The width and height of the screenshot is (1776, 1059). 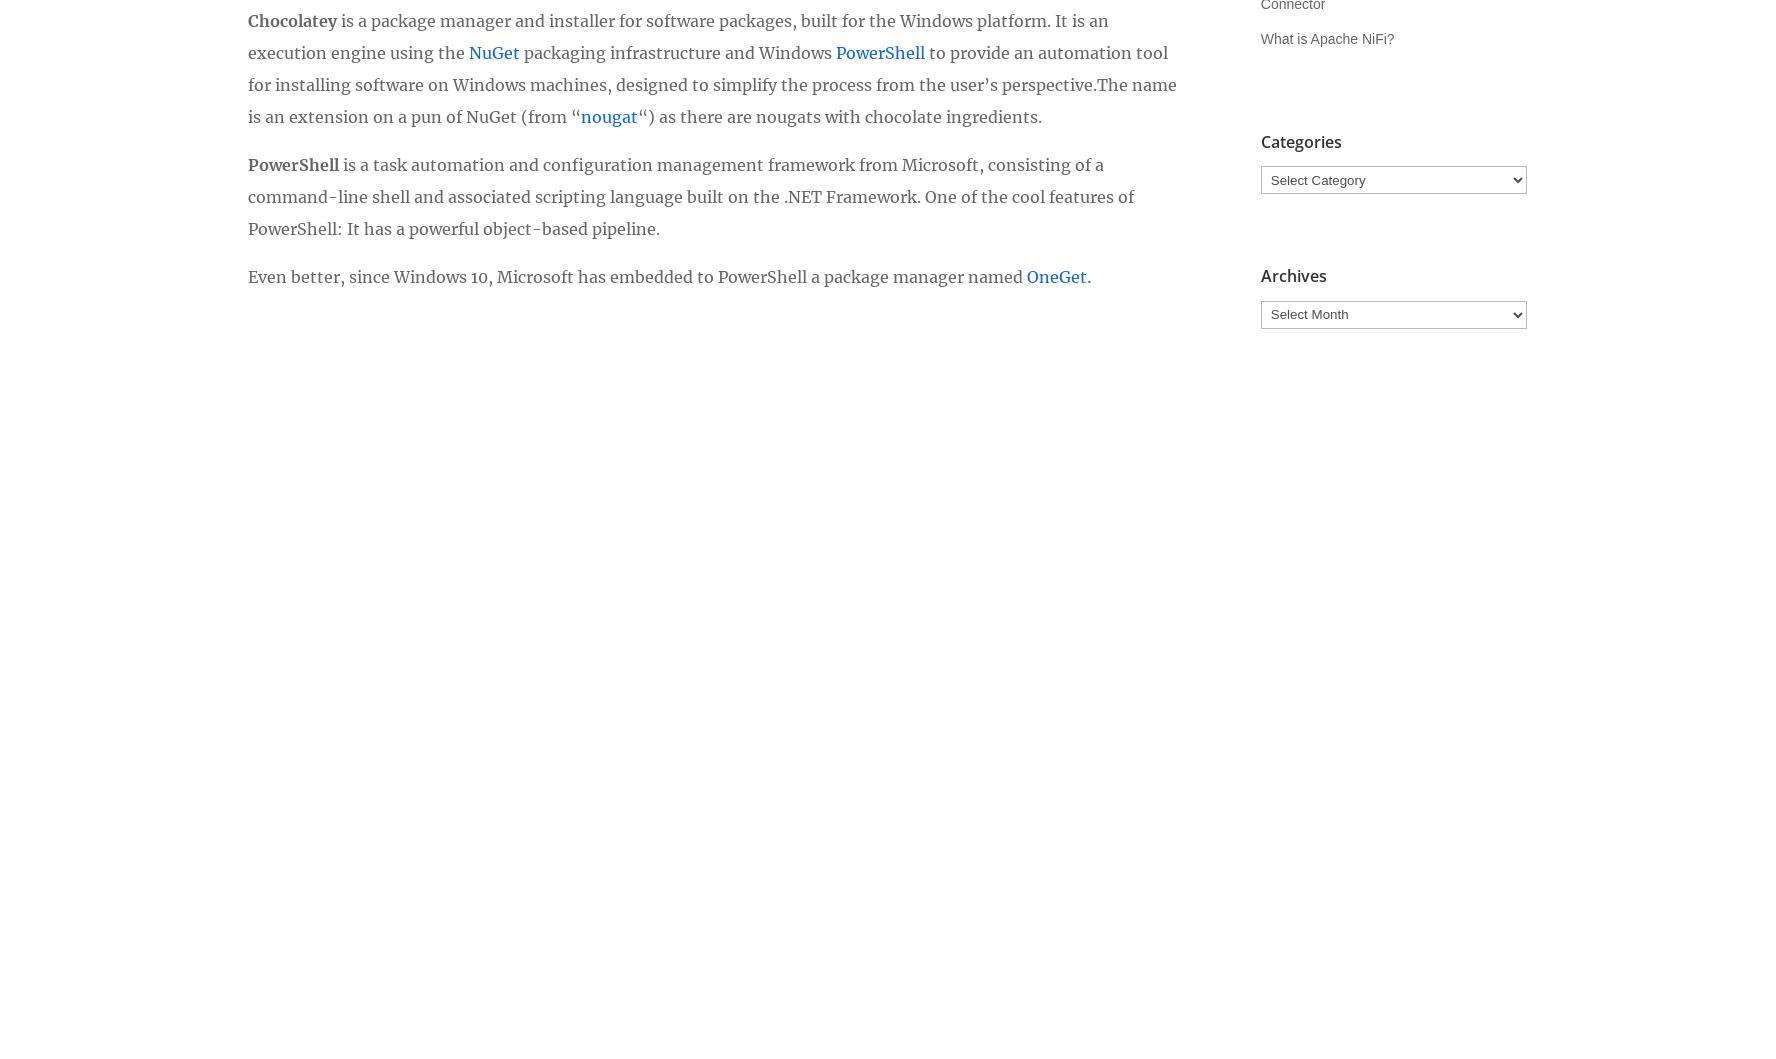 I want to click on 'to provide an automation tool for installing software on Windows machines, designed to simplify the process from the user’s perspective.The name is an extension on a pun of NuGet (from “', so click(x=712, y=83).